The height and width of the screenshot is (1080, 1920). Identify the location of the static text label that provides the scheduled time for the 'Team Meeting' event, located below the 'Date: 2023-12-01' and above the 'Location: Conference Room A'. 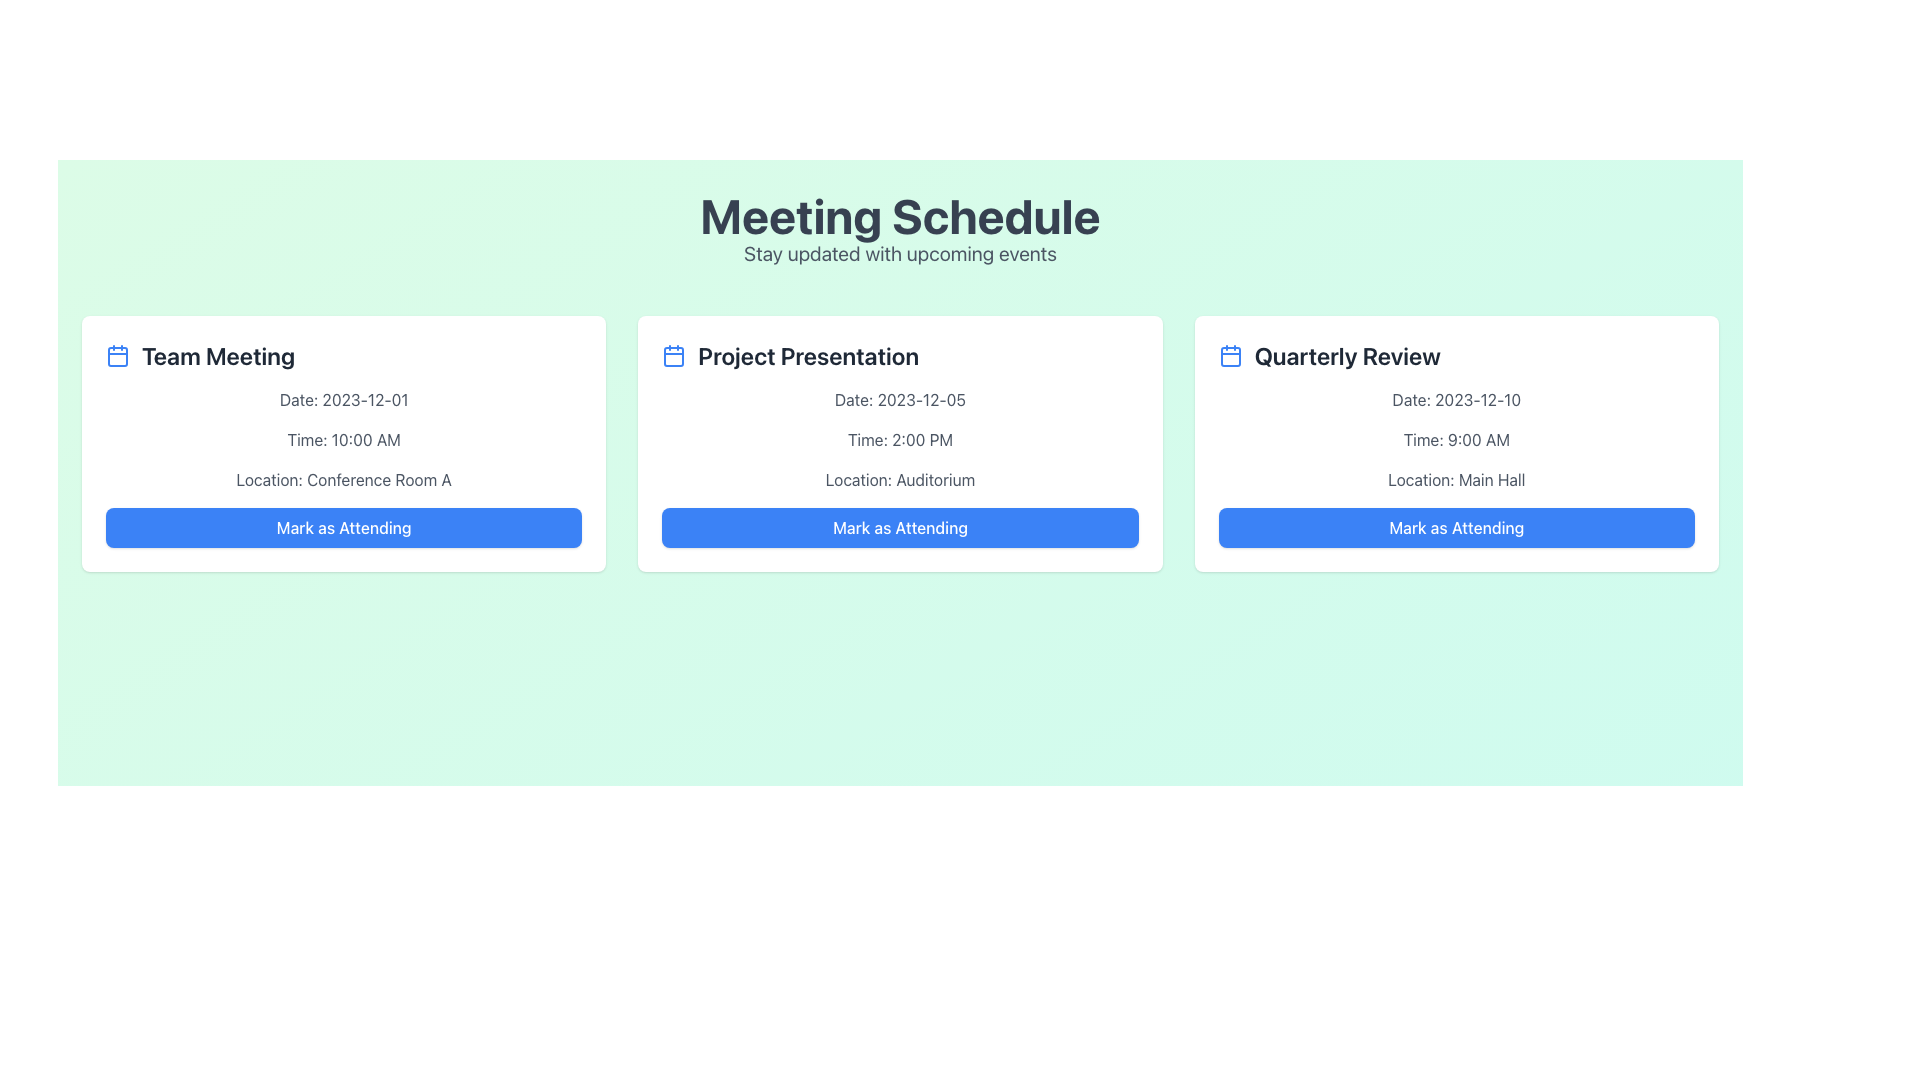
(344, 438).